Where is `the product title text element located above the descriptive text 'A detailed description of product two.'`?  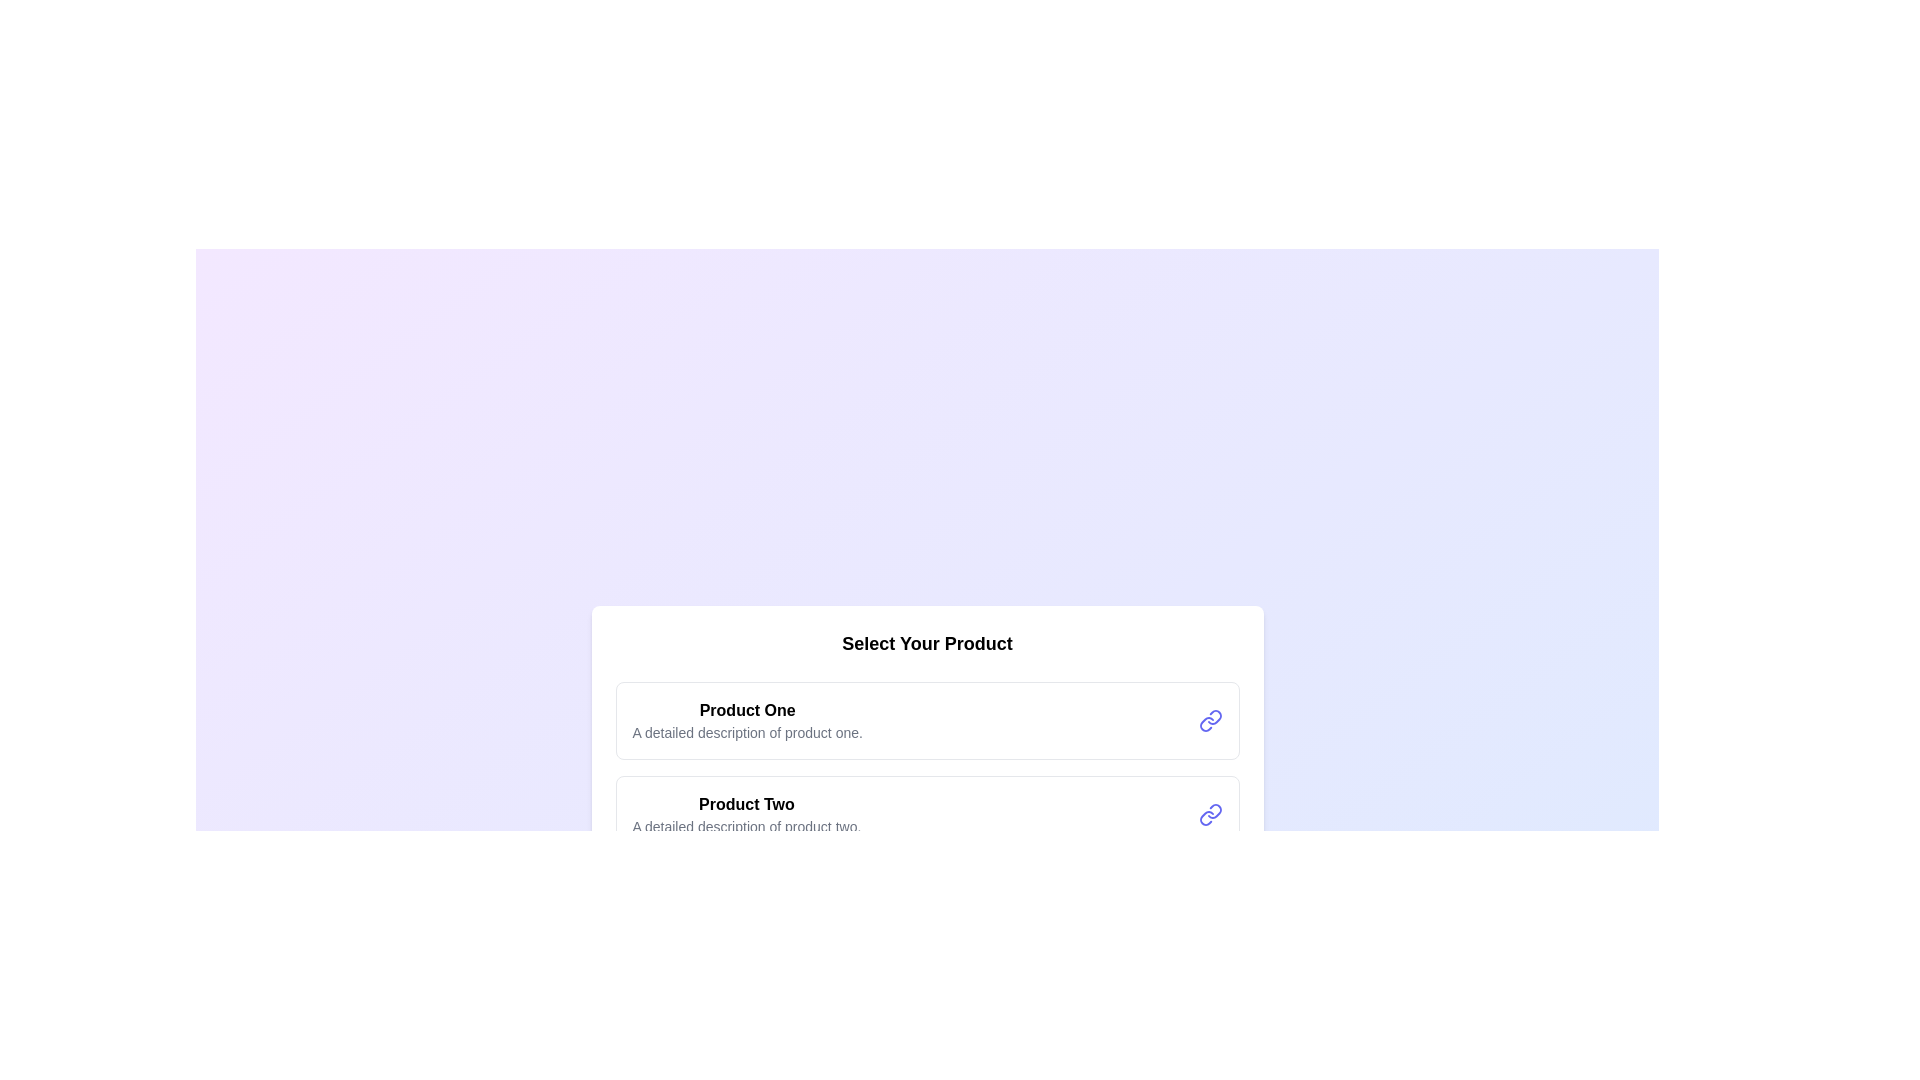 the product title text element located above the descriptive text 'A detailed description of product two.' is located at coordinates (745, 804).